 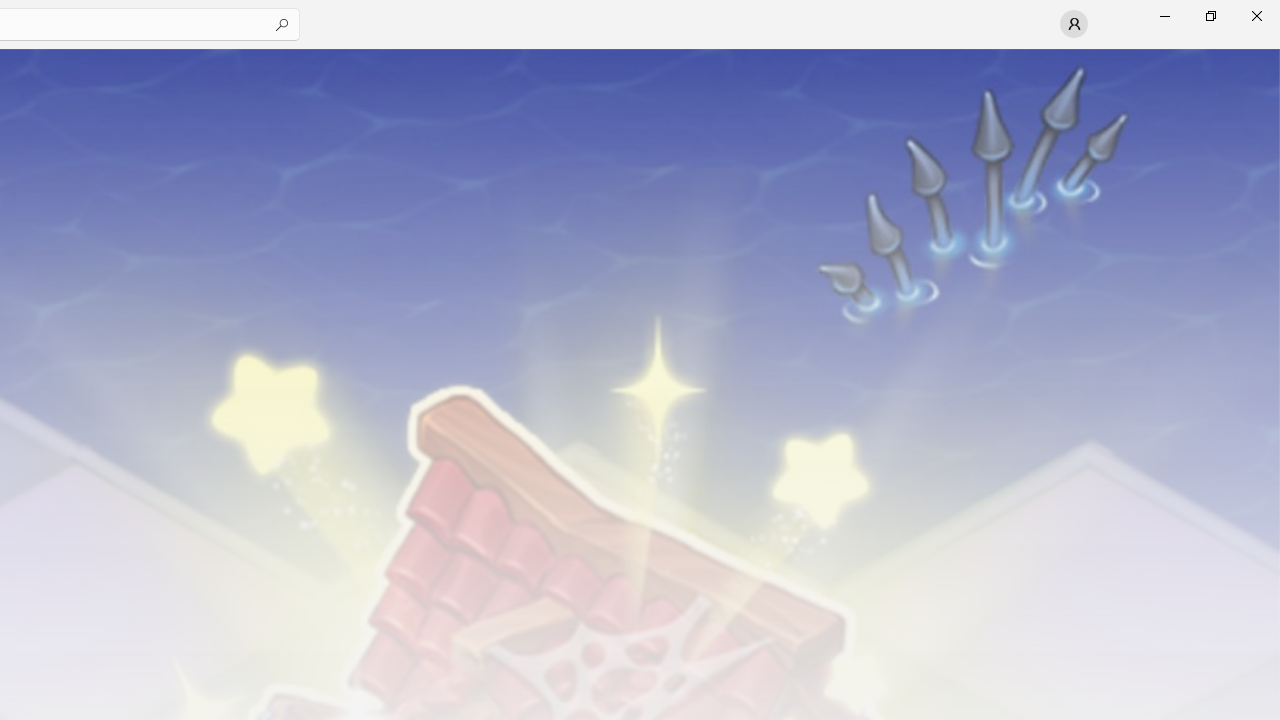 What do you see at coordinates (1164, 15) in the screenshot?
I see `'Minimize Microsoft Store'` at bounding box center [1164, 15].